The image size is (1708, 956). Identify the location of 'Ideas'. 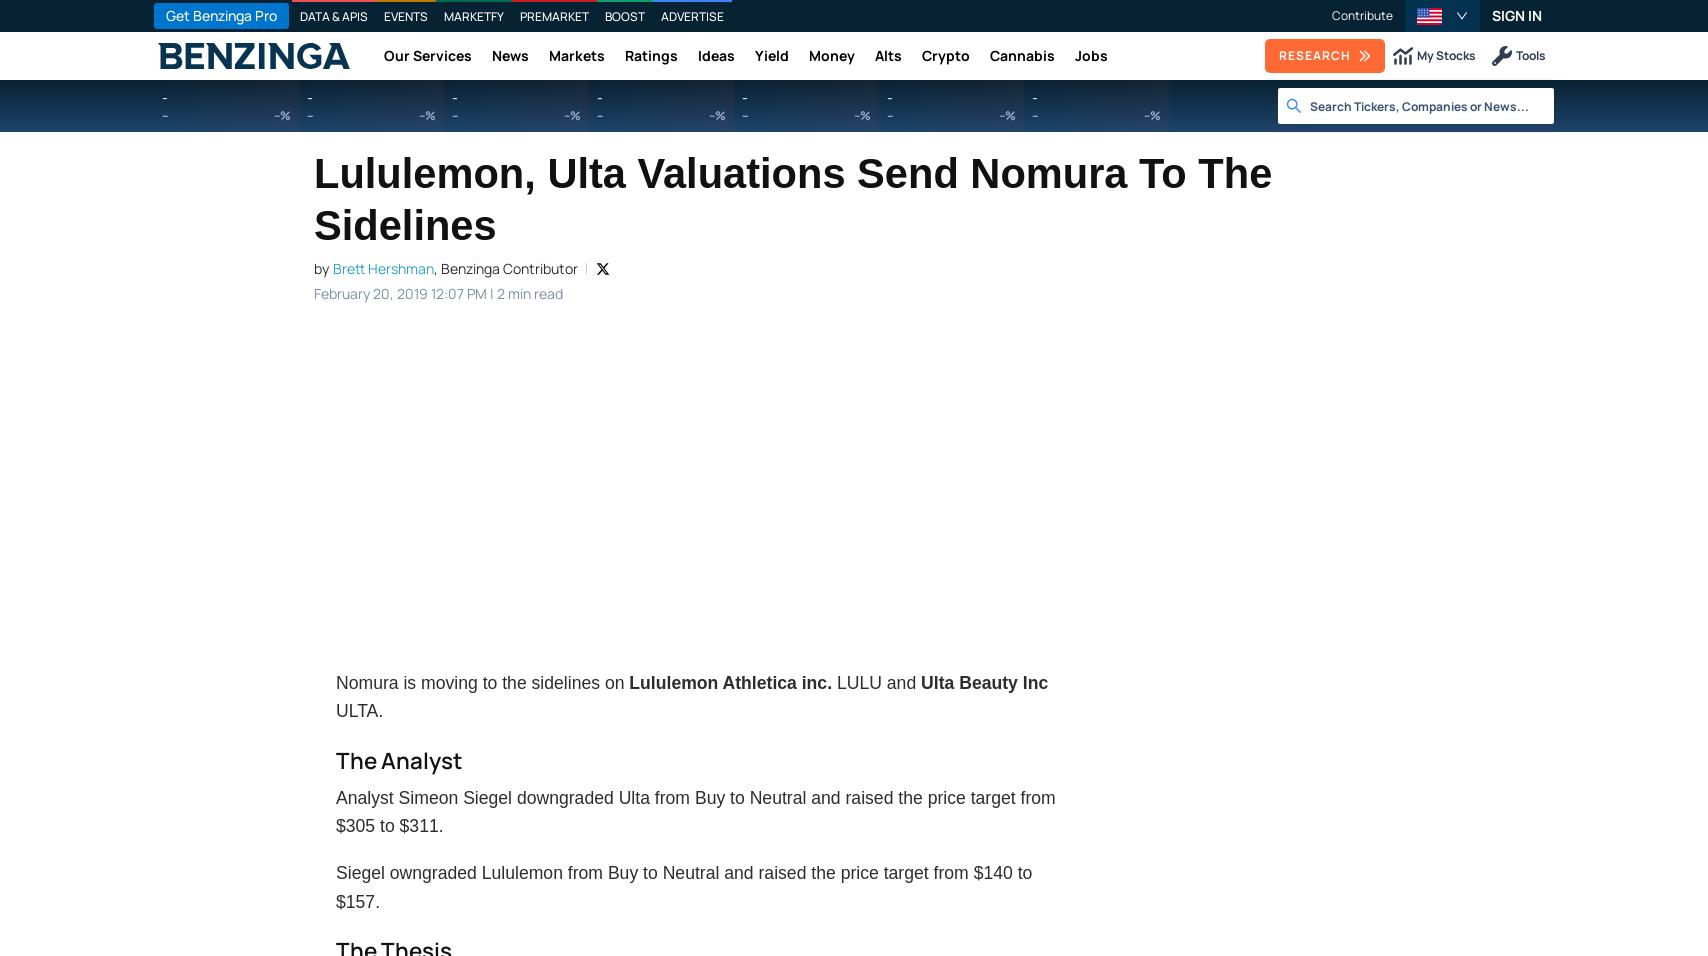
(716, 54).